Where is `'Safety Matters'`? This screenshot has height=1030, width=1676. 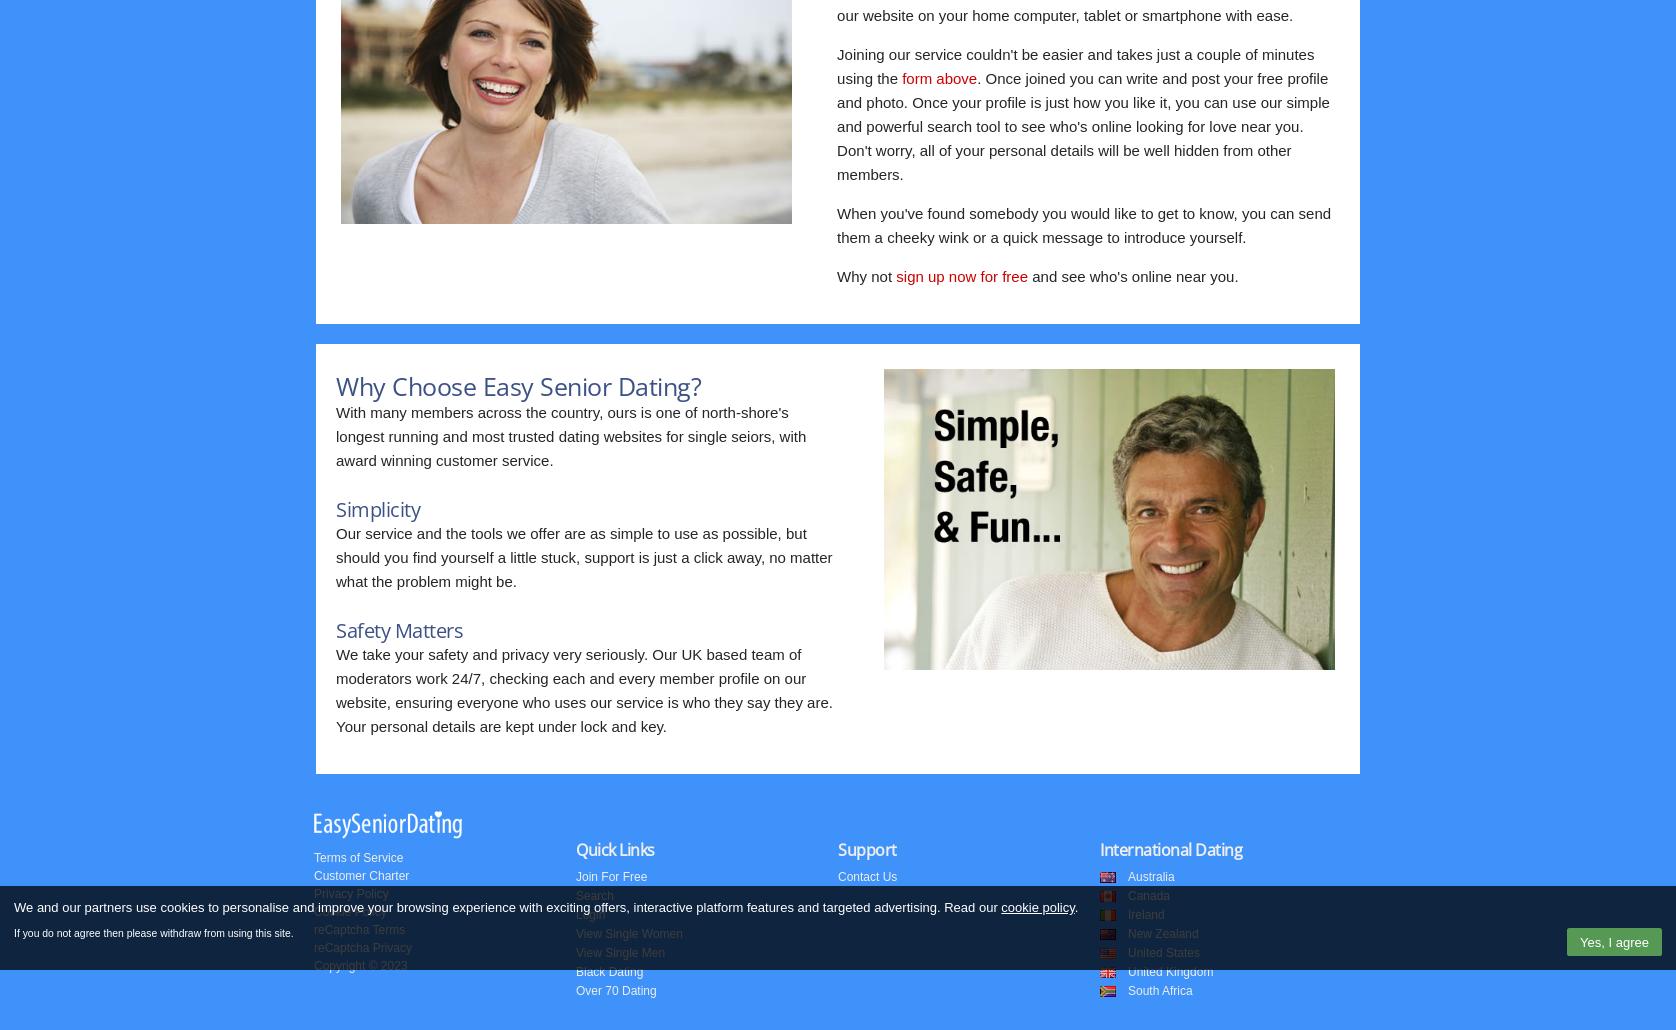
'Safety Matters' is located at coordinates (398, 629).